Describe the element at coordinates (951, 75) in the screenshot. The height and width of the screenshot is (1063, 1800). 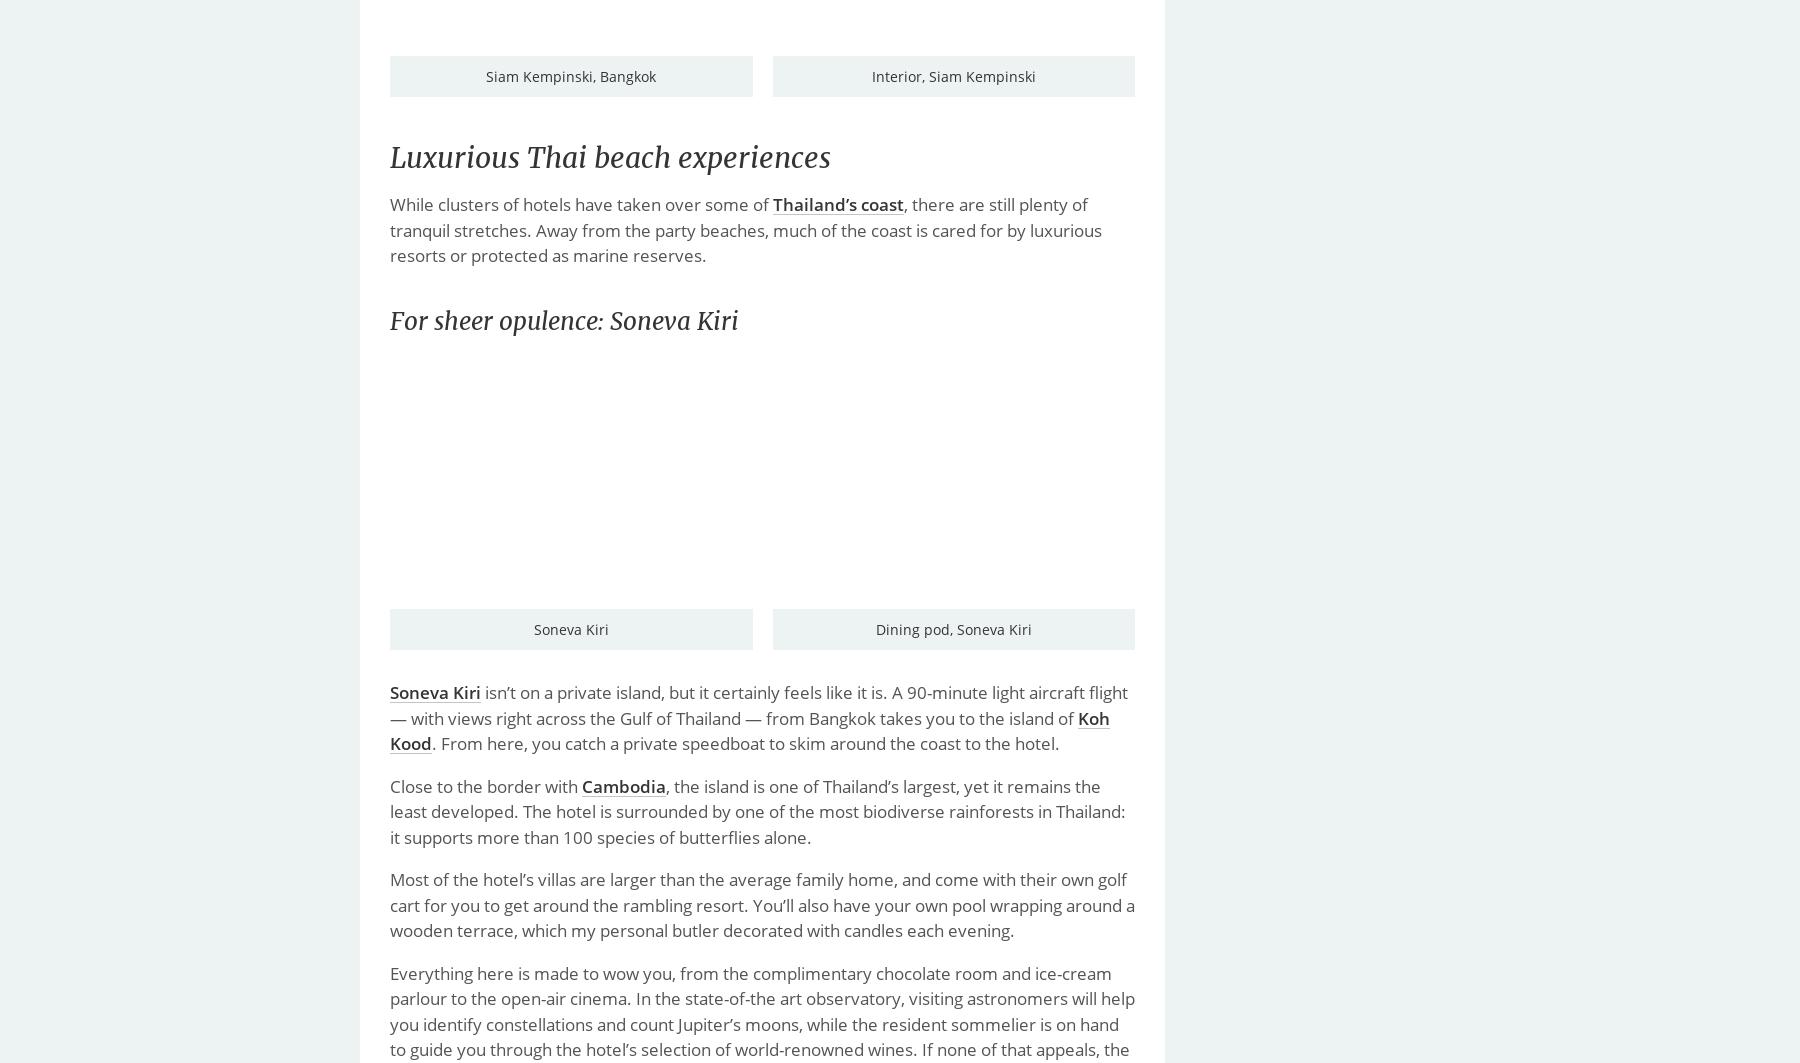
I see `'Interior, Siam Kempinski'` at that location.